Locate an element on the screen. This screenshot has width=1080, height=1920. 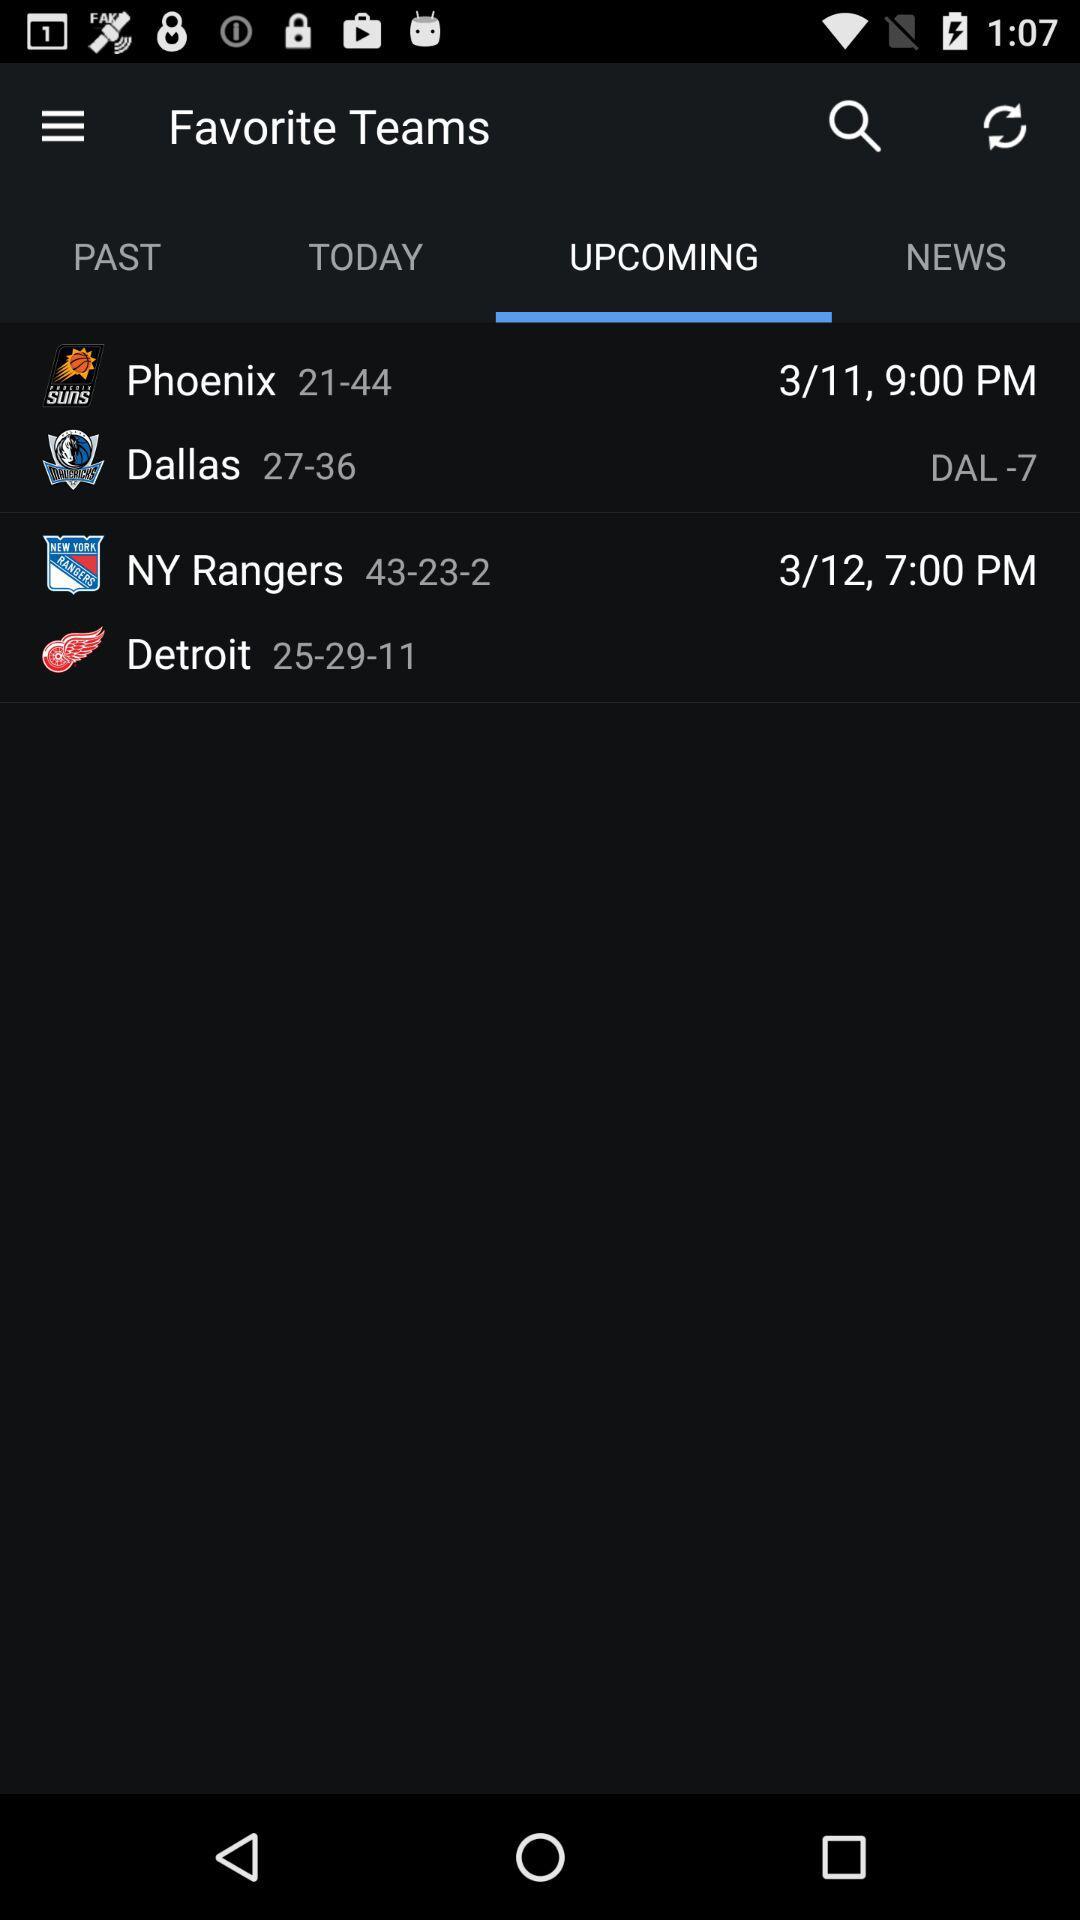
item below the ny rangers app is located at coordinates (344, 654).